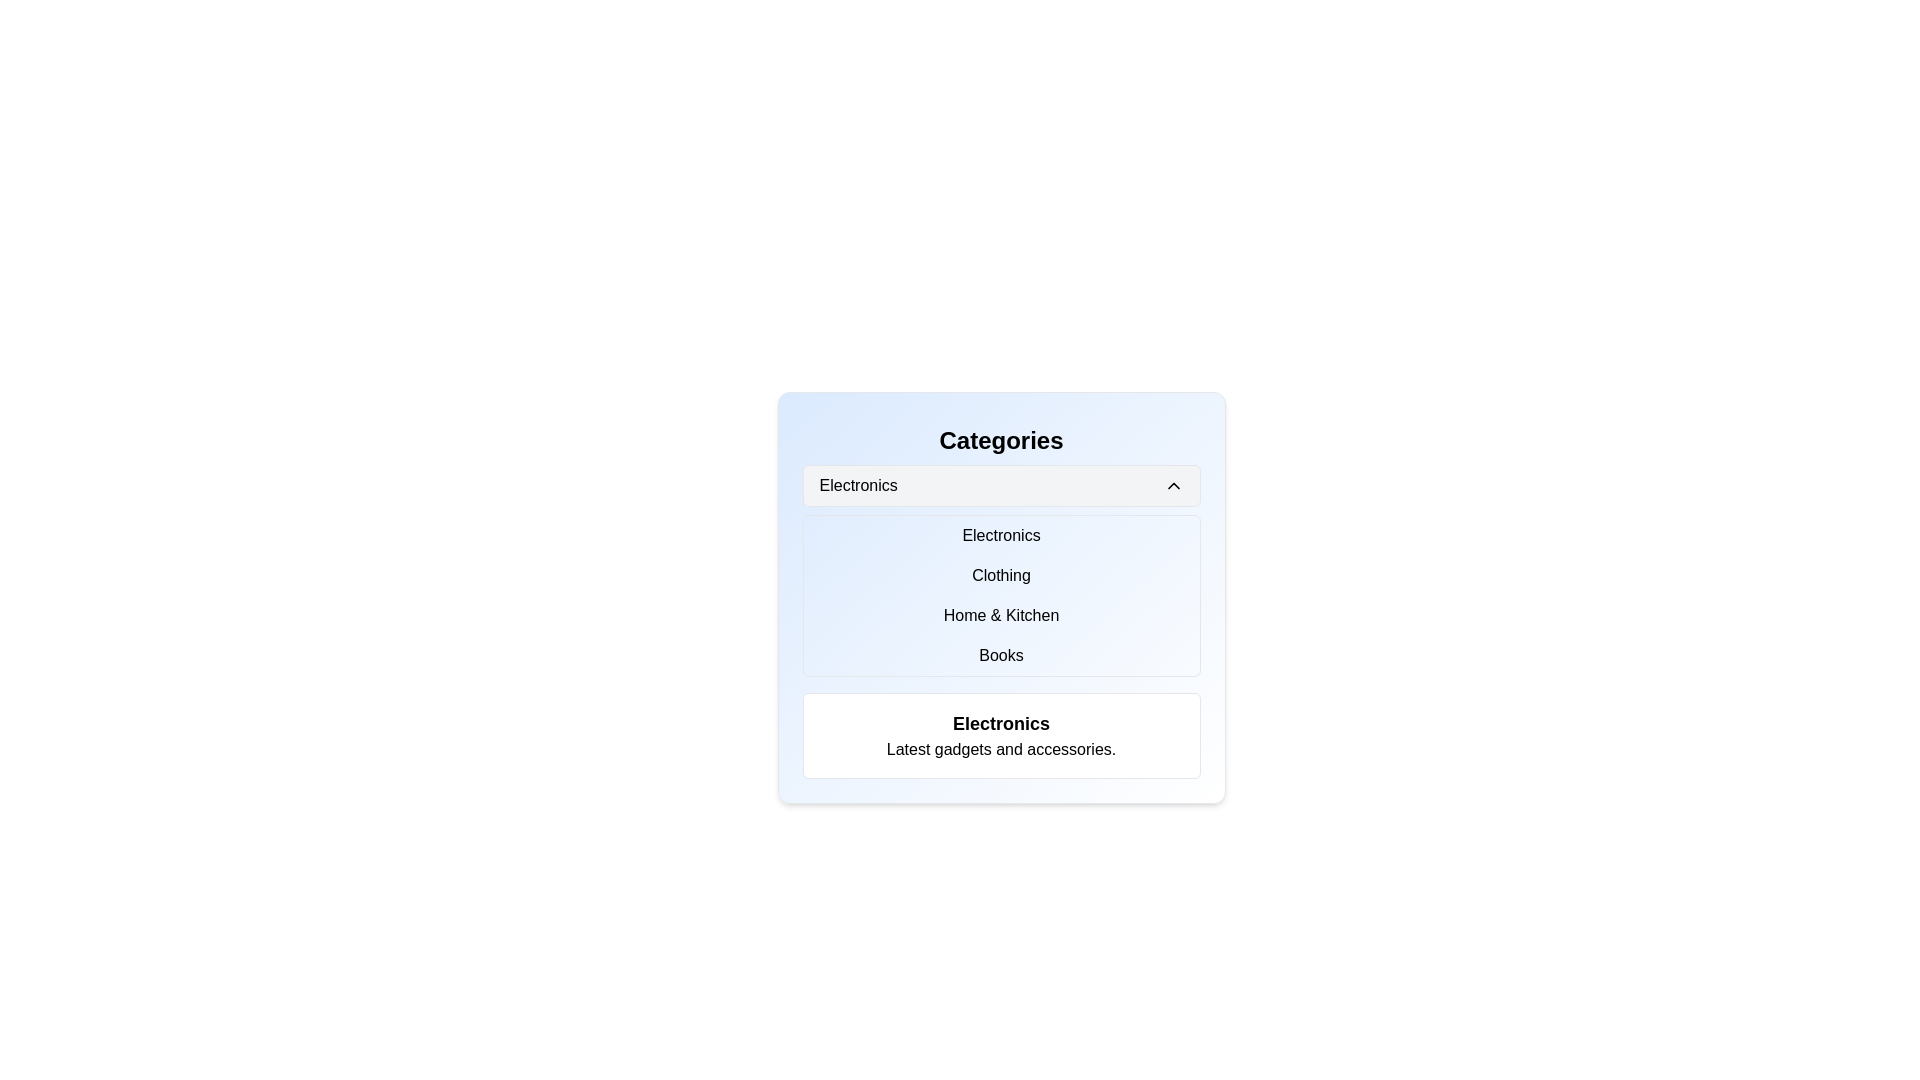 The width and height of the screenshot is (1920, 1080). What do you see at coordinates (1001, 655) in the screenshot?
I see `the text label 'Books' to activate its hover state, positioned as the last item in the 'Categories' list` at bounding box center [1001, 655].